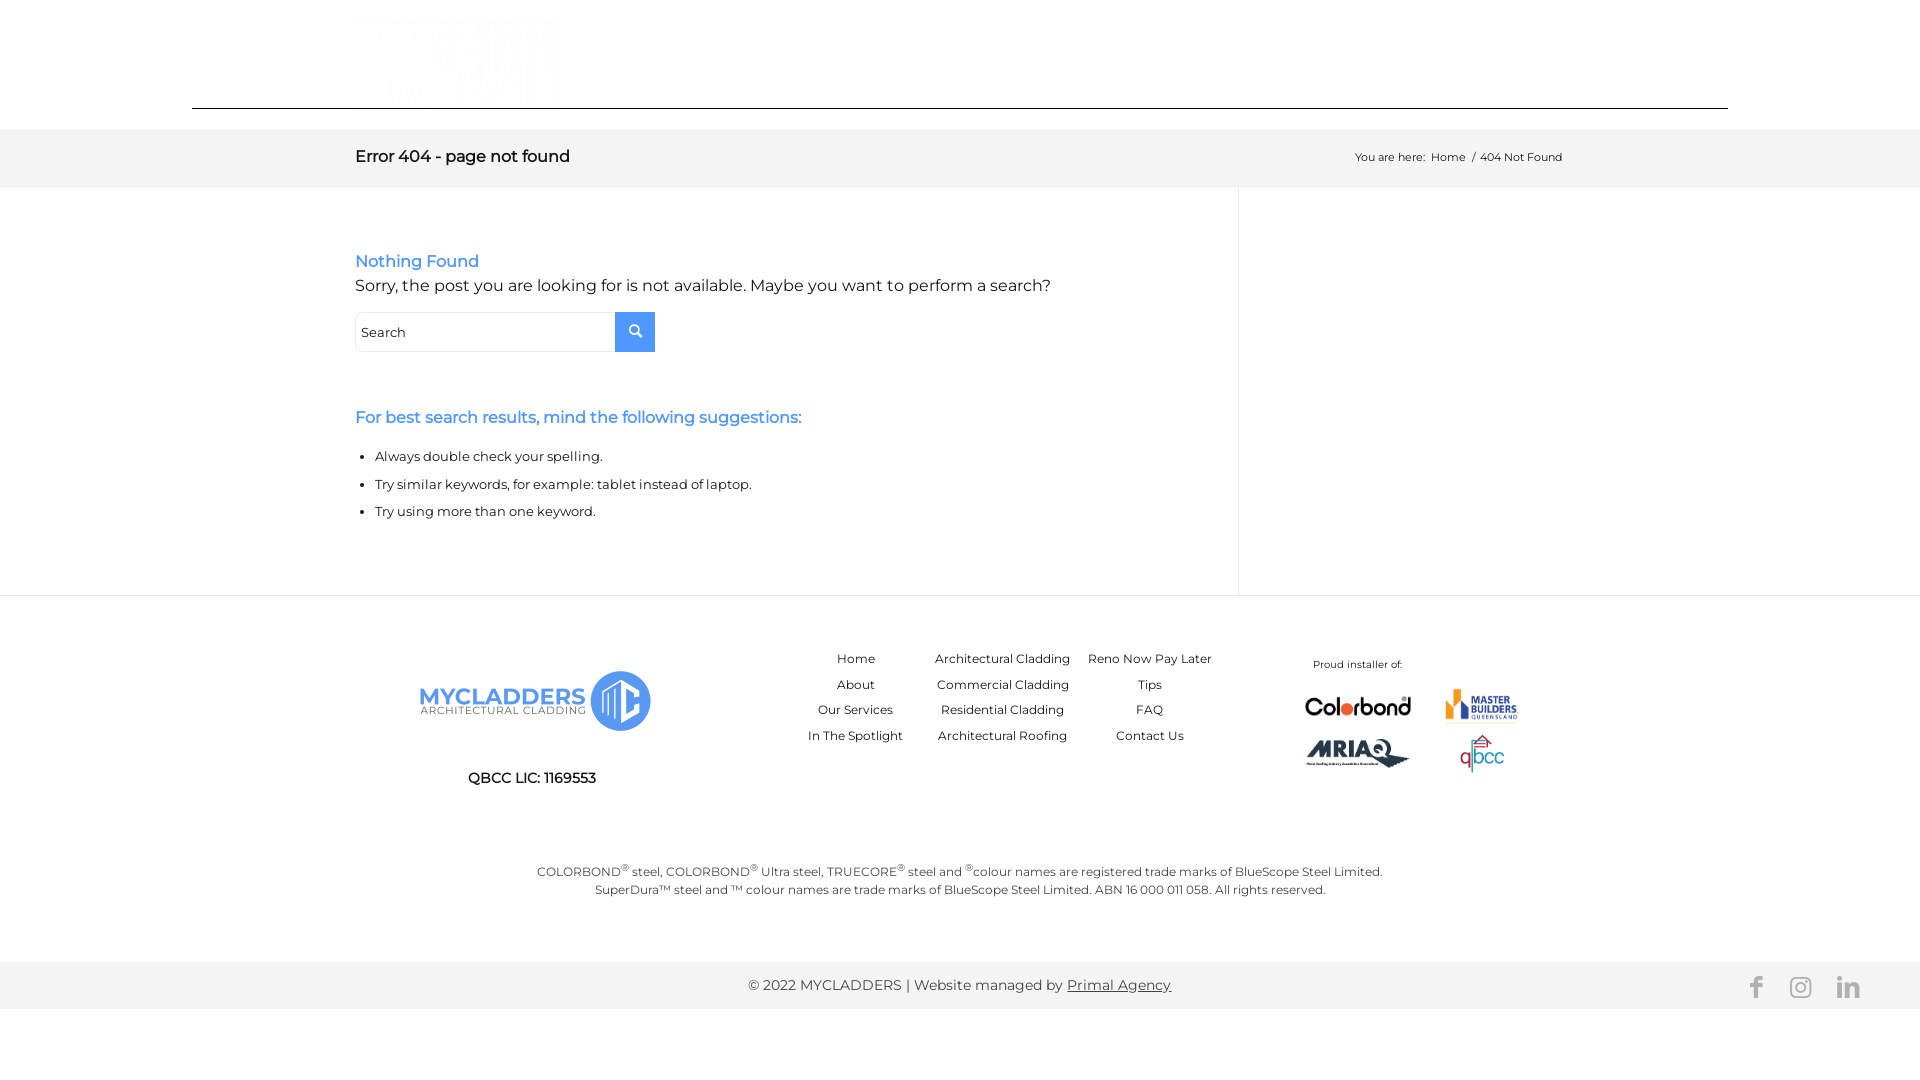  Describe the element at coordinates (855, 735) in the screenshot. I see `'In The Spotlight'` at that location.